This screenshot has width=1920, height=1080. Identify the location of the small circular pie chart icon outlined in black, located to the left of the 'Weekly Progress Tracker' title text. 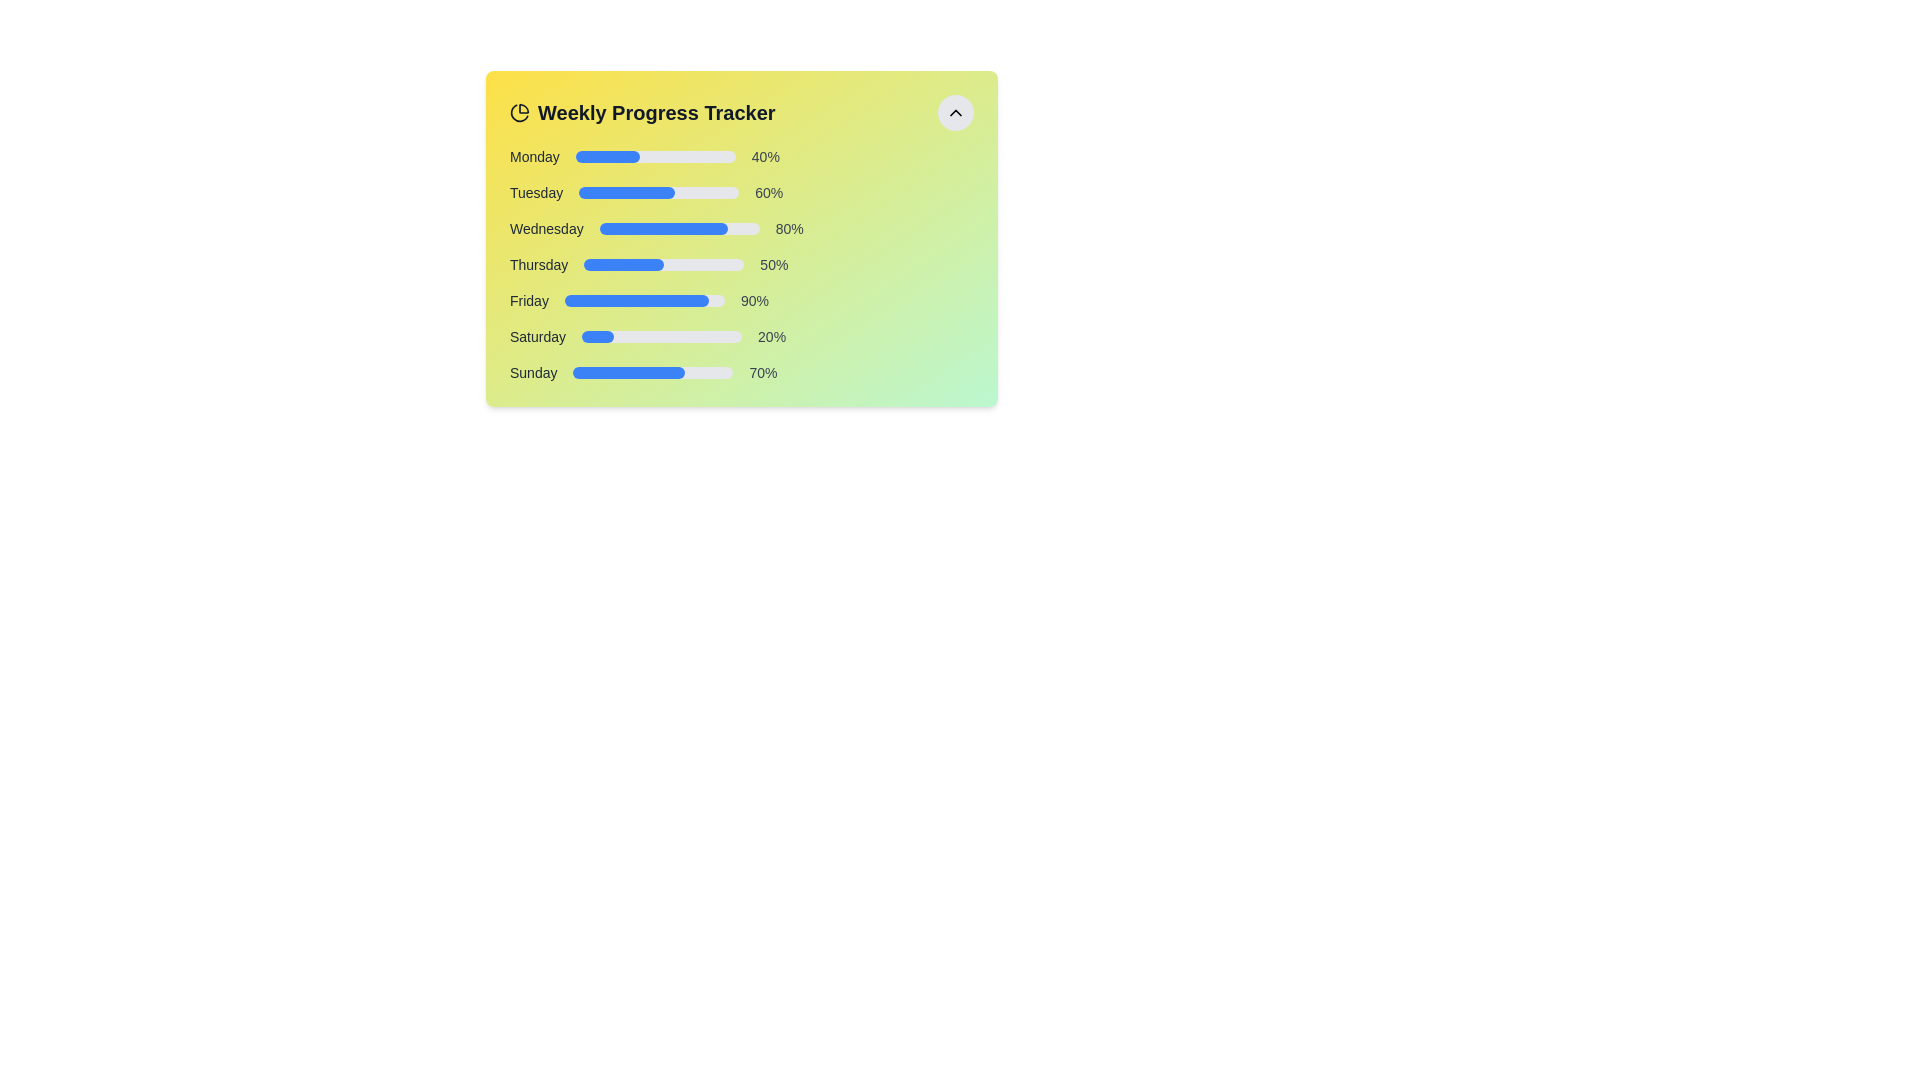
(519, 112).